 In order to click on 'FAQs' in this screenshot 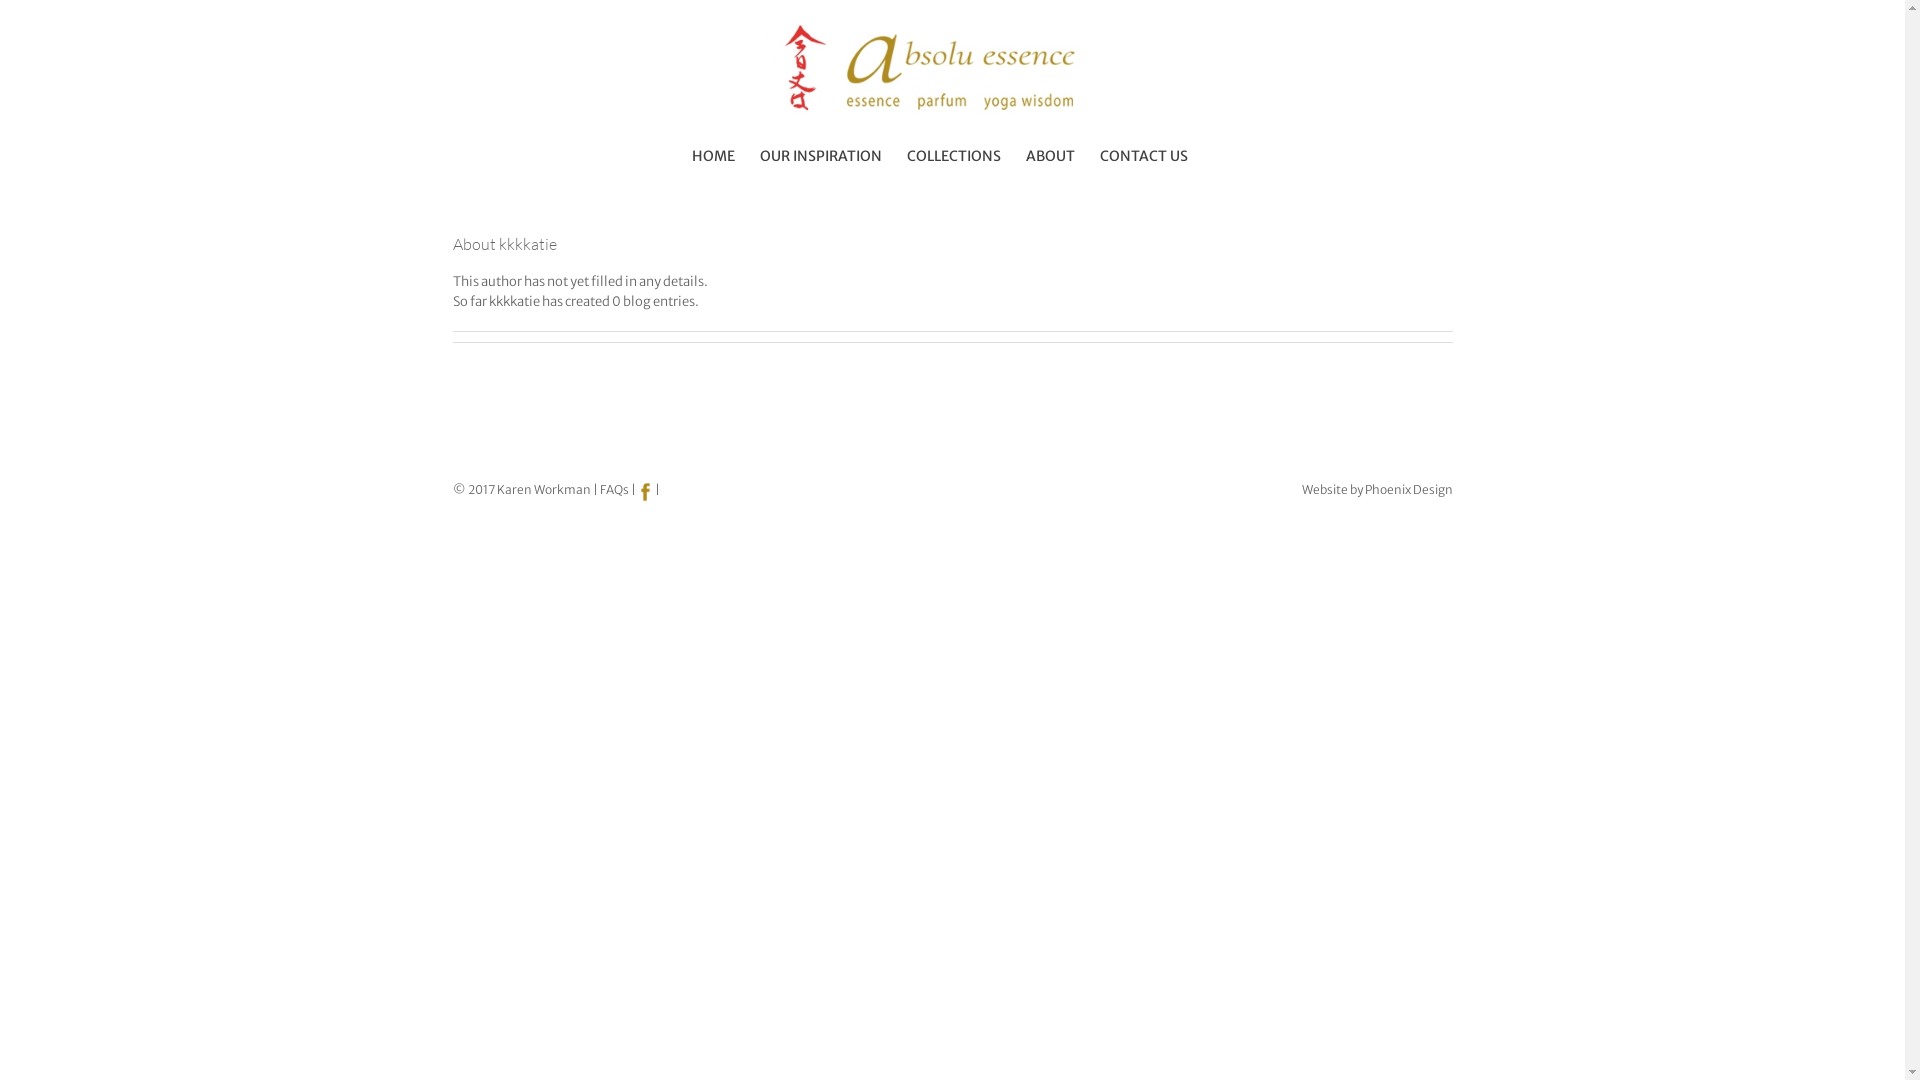, I will do `click(613, 489)`.